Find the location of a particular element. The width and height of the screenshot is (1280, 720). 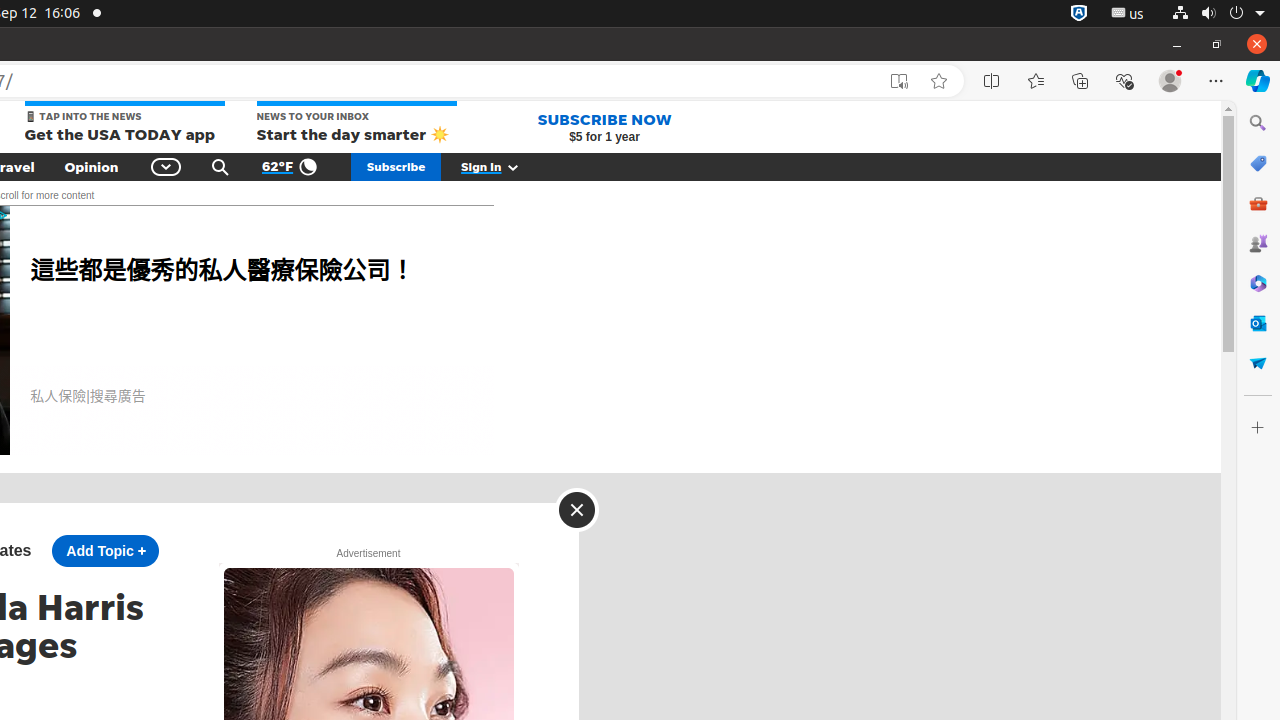

'SUBSCRIBE NOW $5 for 1 year' is located at coordinates (603, 127).